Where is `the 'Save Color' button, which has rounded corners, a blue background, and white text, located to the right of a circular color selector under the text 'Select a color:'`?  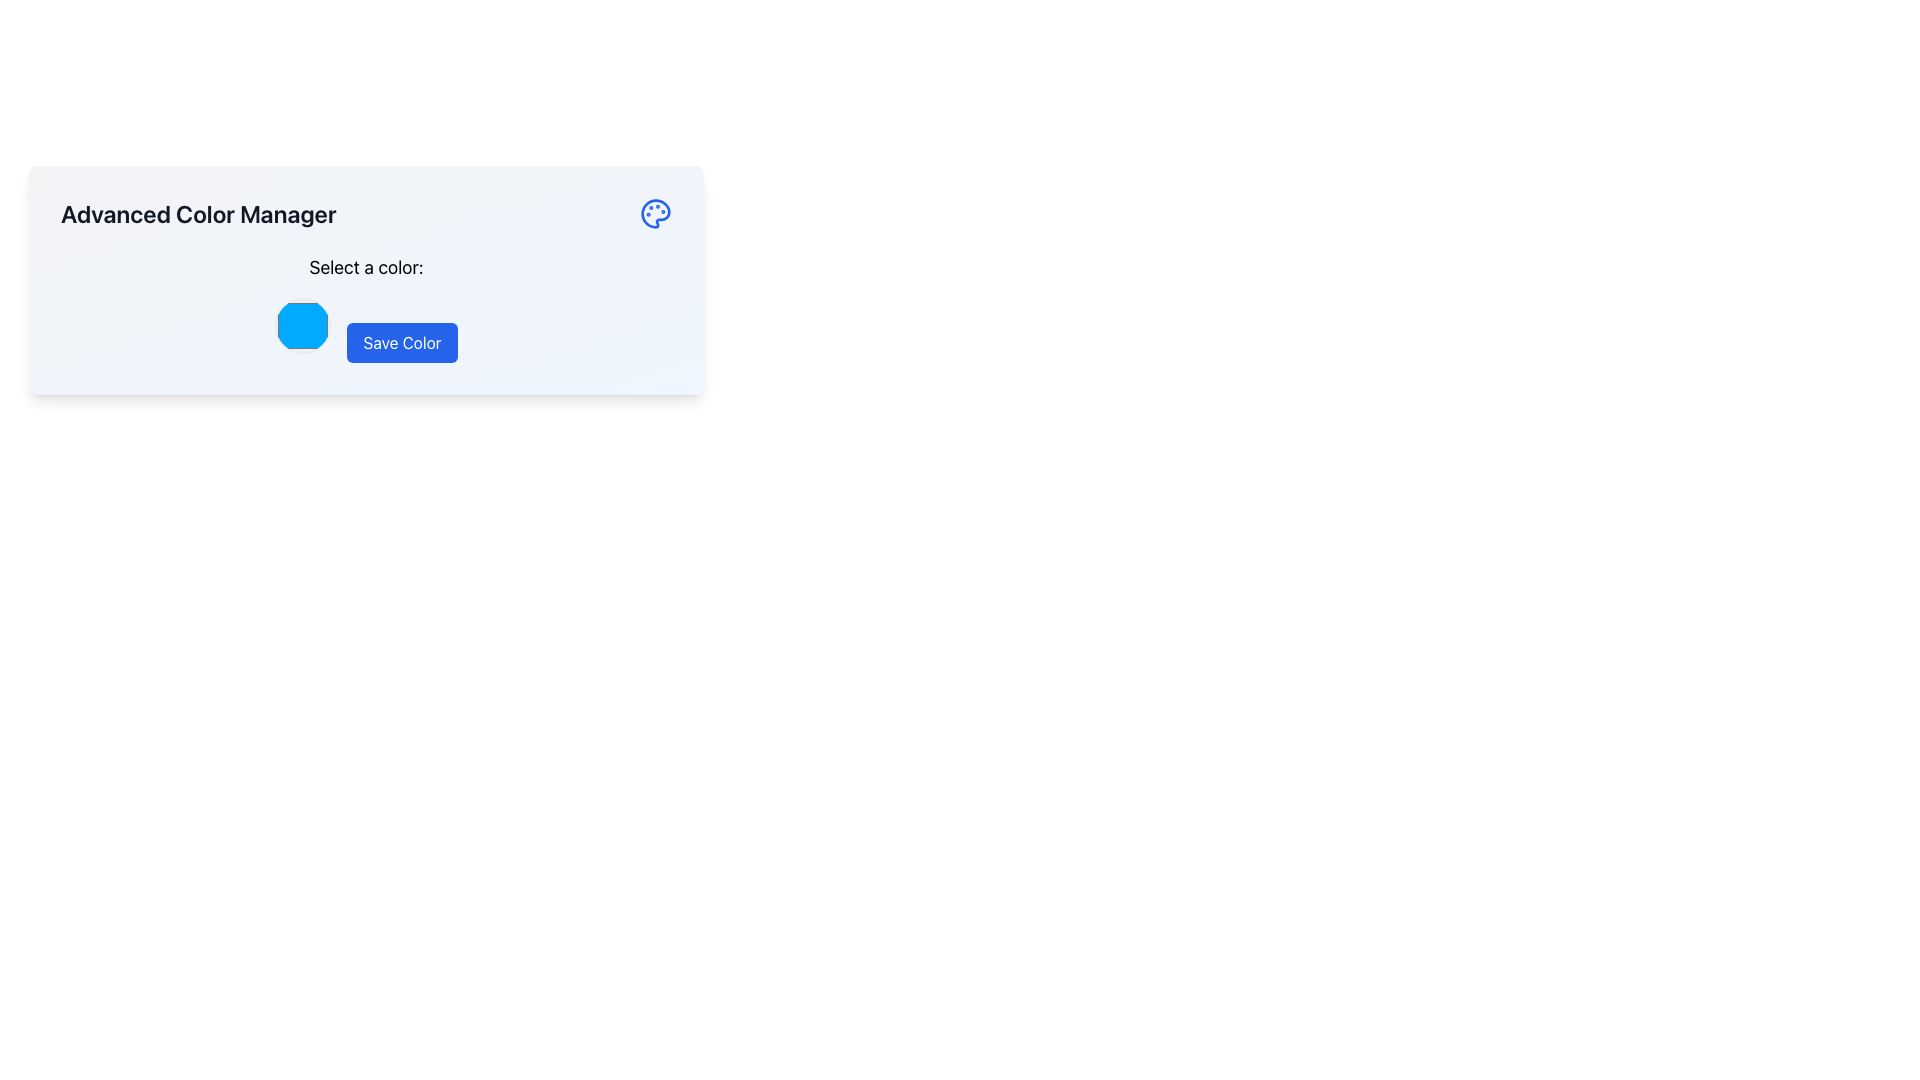 the 'Save Color' button, which has rounded corners, a blue background, and white text, located to the right of a circular color selector under the text 'Select a color:' is located at coordinates (401, 342).